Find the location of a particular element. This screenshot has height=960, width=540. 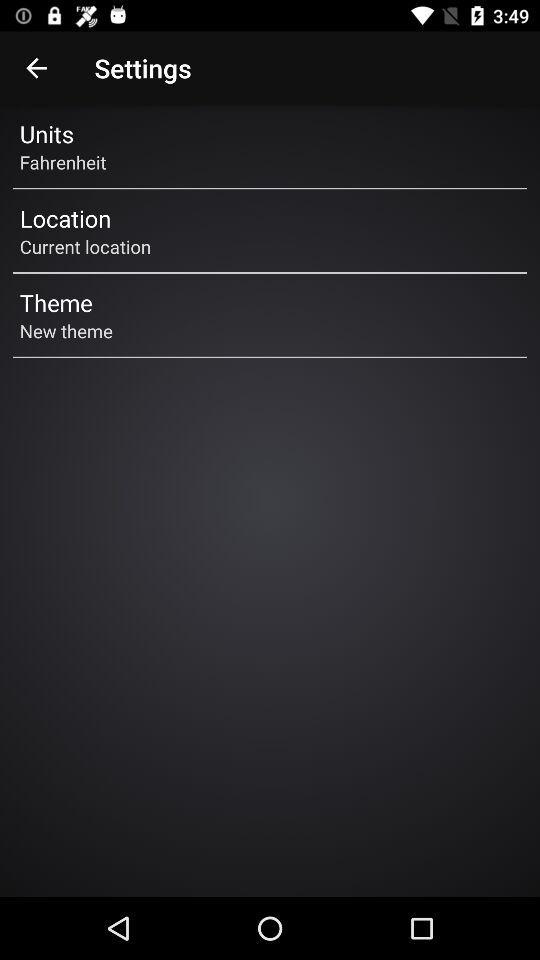

the item above the units item is located at coordinates (36, 68).